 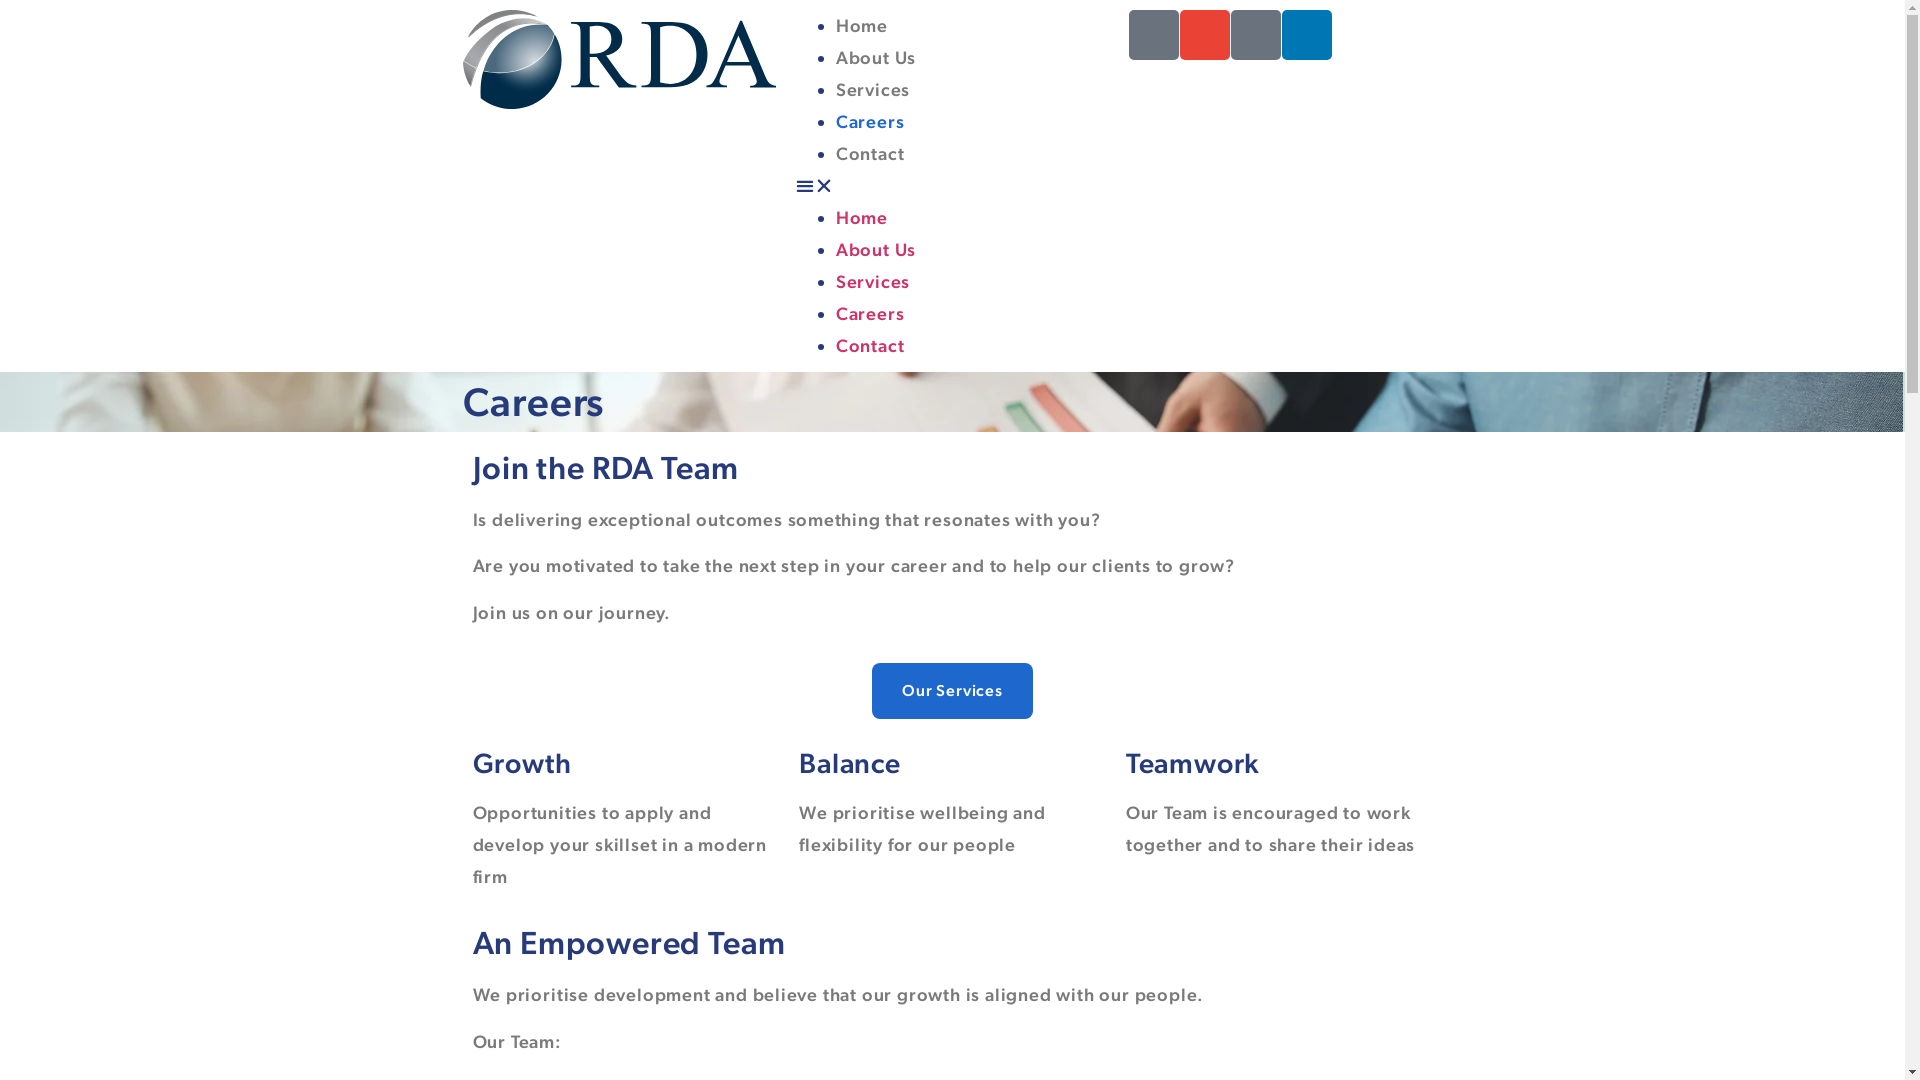 I want to click on 'Home', so click(x=862, y=25).